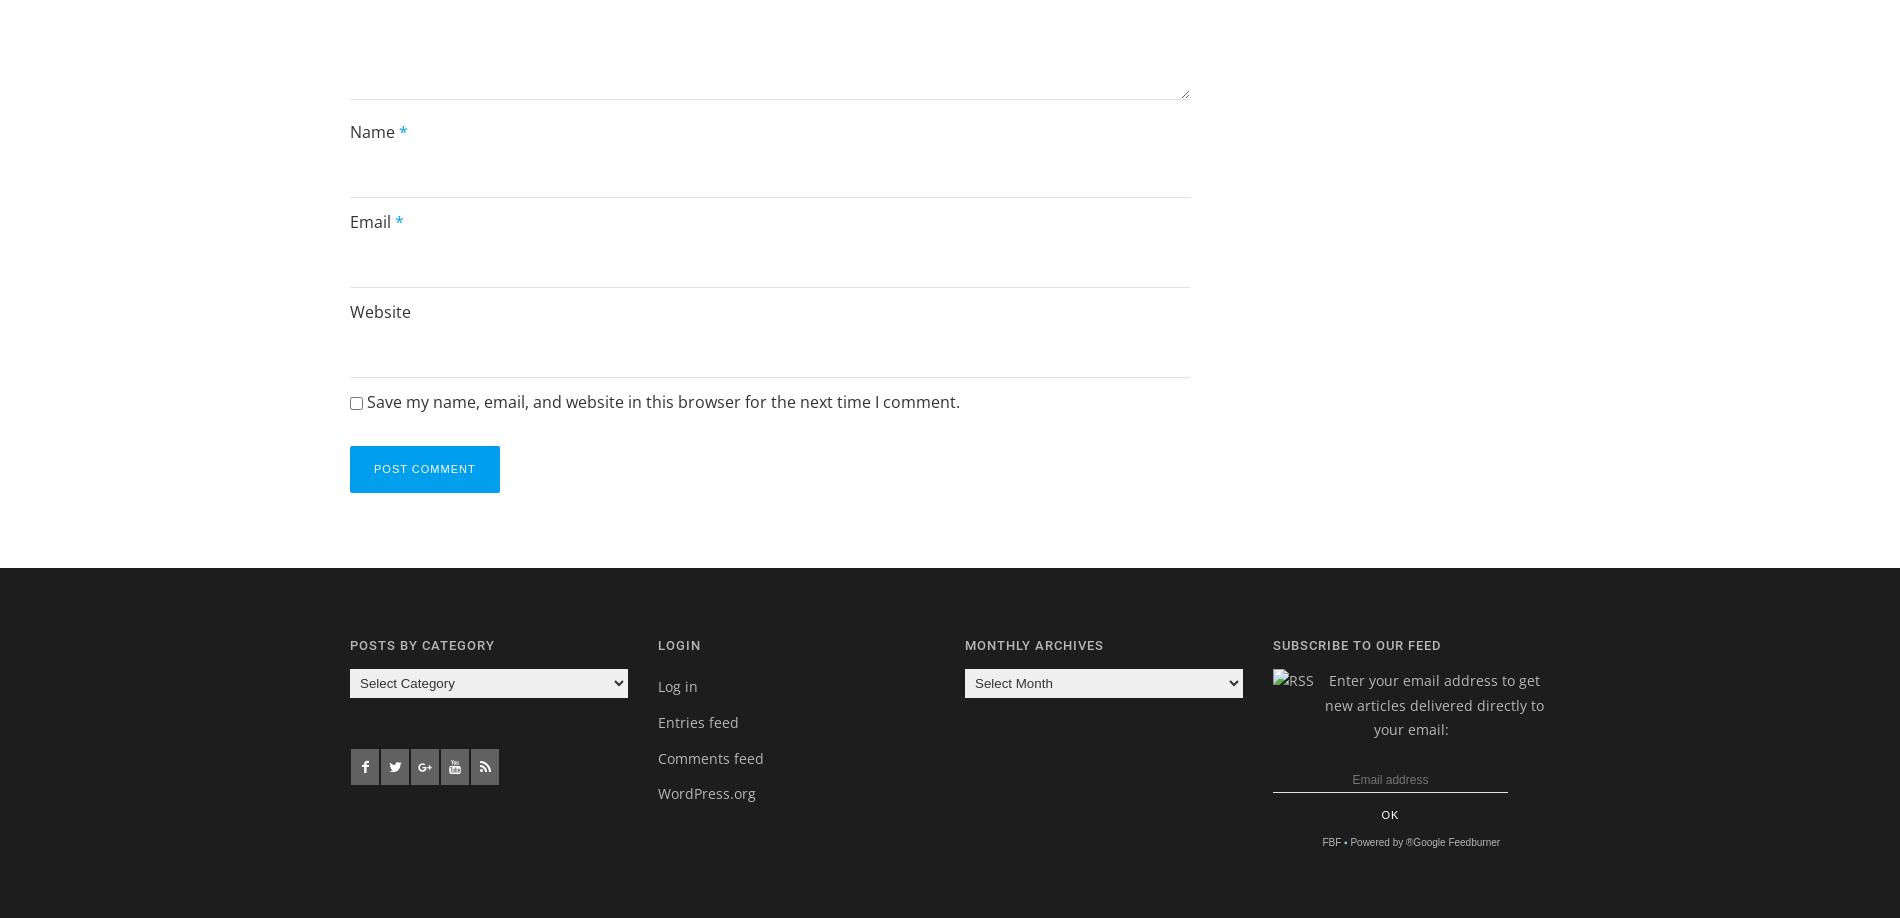 Image resolution: width=1900 pixels, height=918 pixels. What do you see at coordinates (1271, 644) in the screenshot?
I see `'Subscribe to our feed'` at bounding box center [1271, 644].